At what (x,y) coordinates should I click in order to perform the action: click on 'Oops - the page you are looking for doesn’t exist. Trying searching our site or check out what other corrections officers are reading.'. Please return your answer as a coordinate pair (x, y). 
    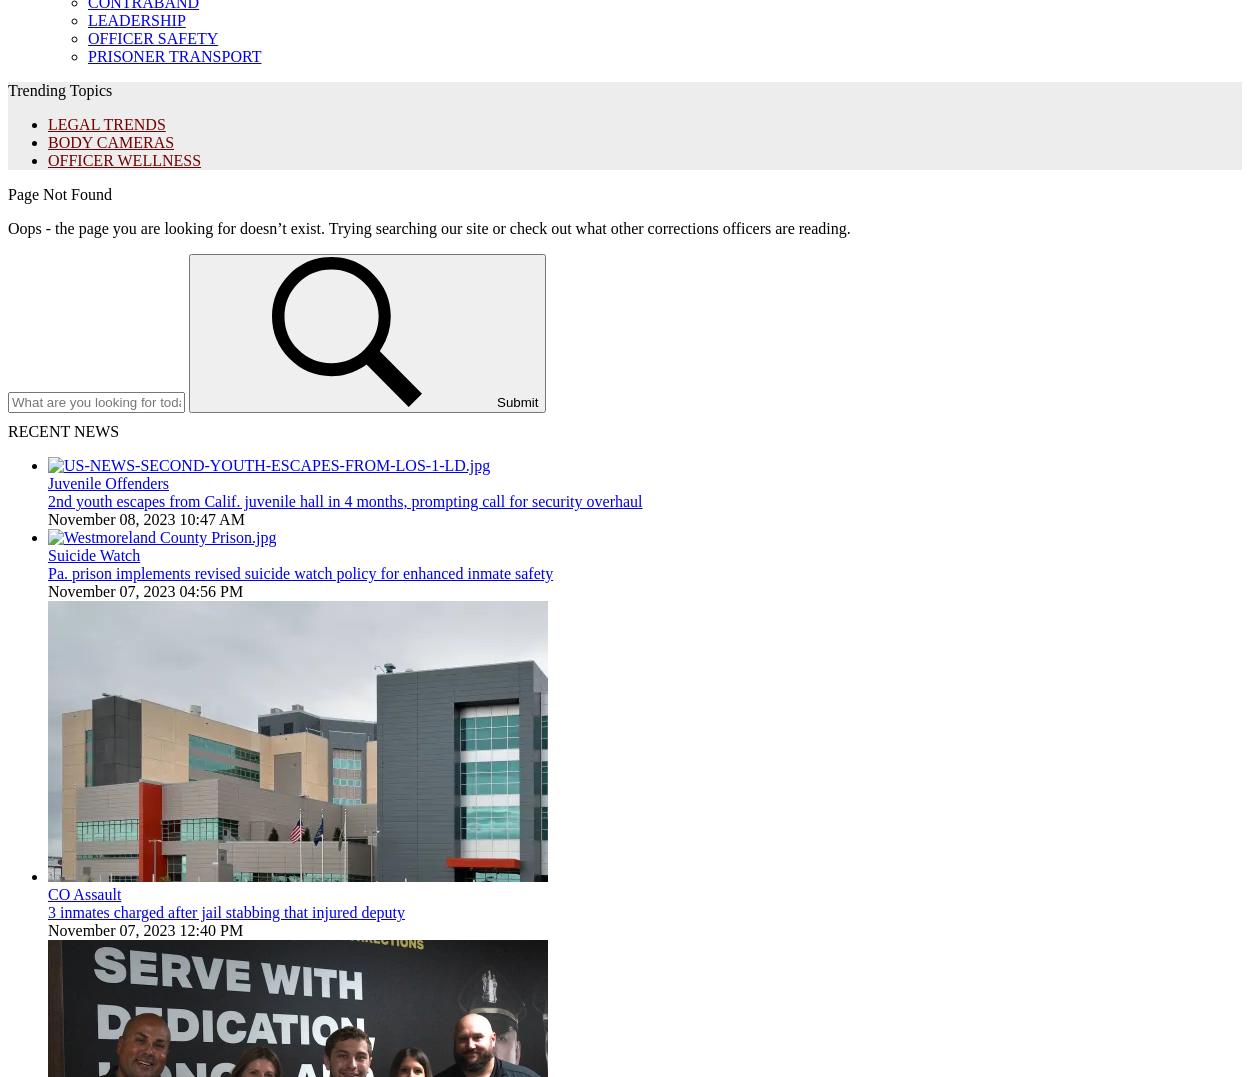
    Looking at the image, I should click on (429, 228).